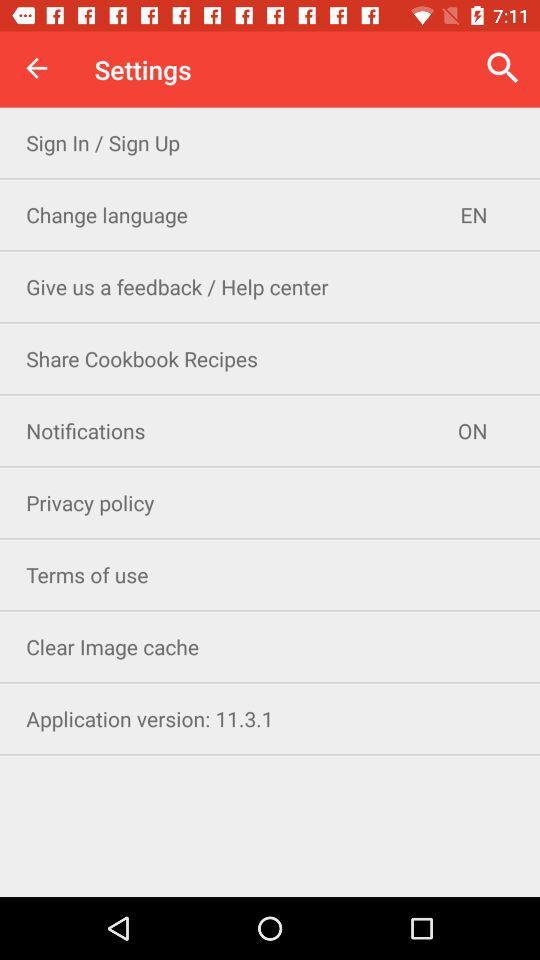 The image size is (540, 960). What do you see at coordinates (270, 501) in the screenshot?
I see `privacy policy` at bounding box center [270, 501].